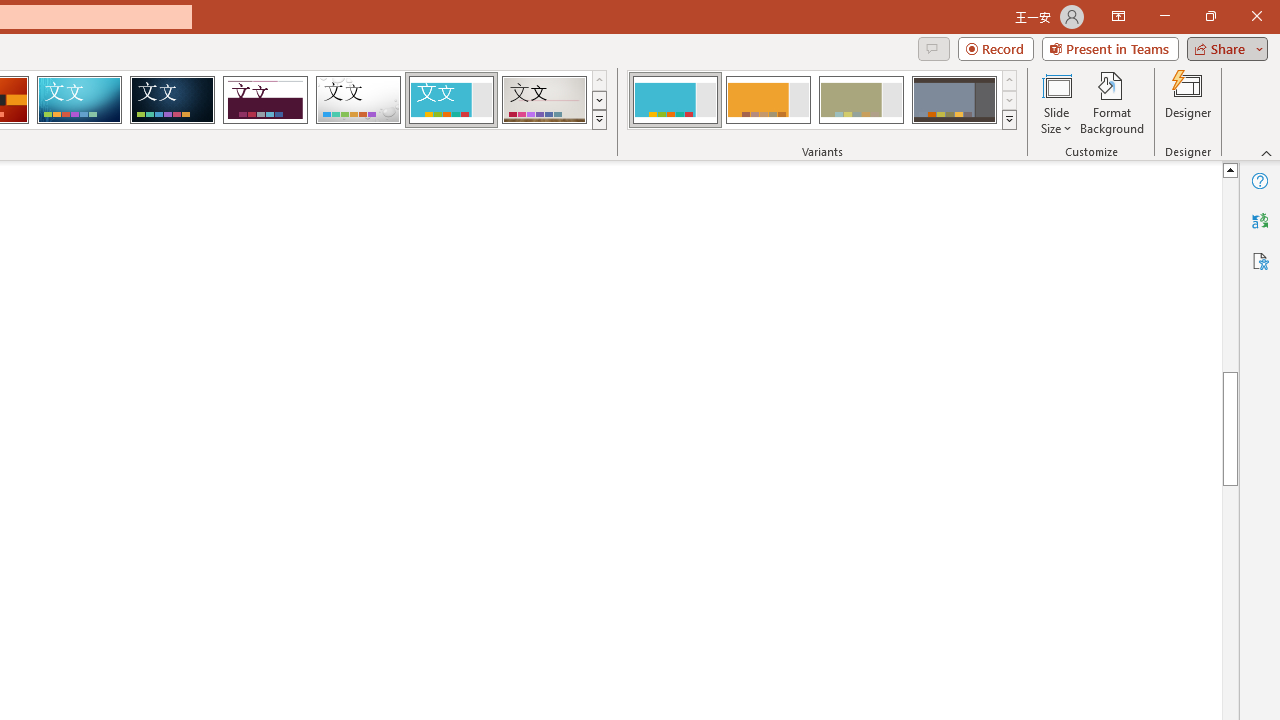 Image resolution: width=1280 pixels, height=720 pixels. What do you see at coordinates (79, 100) in the screenshot?
I see `'Circuit'` at bounding box center [79, 100].